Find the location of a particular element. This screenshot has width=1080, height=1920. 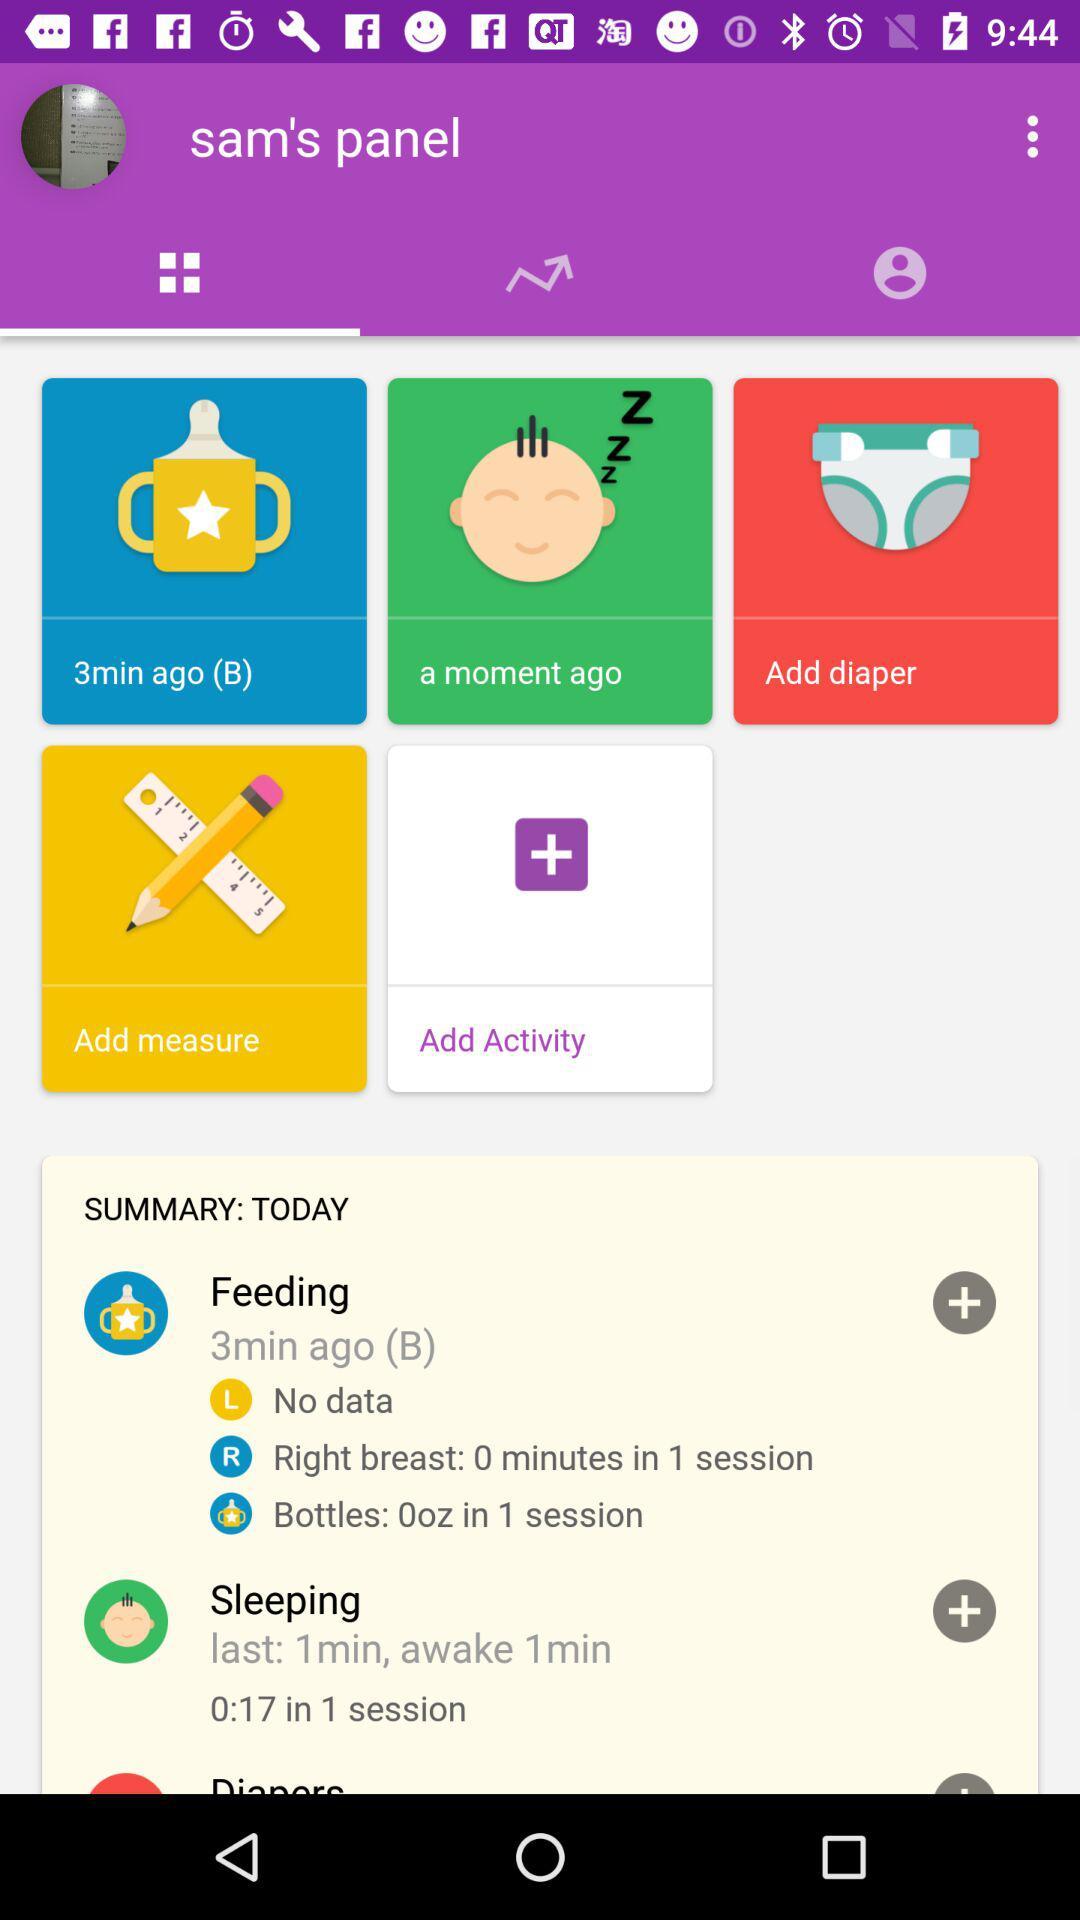

collapse/expand item is located at coordinates (963, 1783).